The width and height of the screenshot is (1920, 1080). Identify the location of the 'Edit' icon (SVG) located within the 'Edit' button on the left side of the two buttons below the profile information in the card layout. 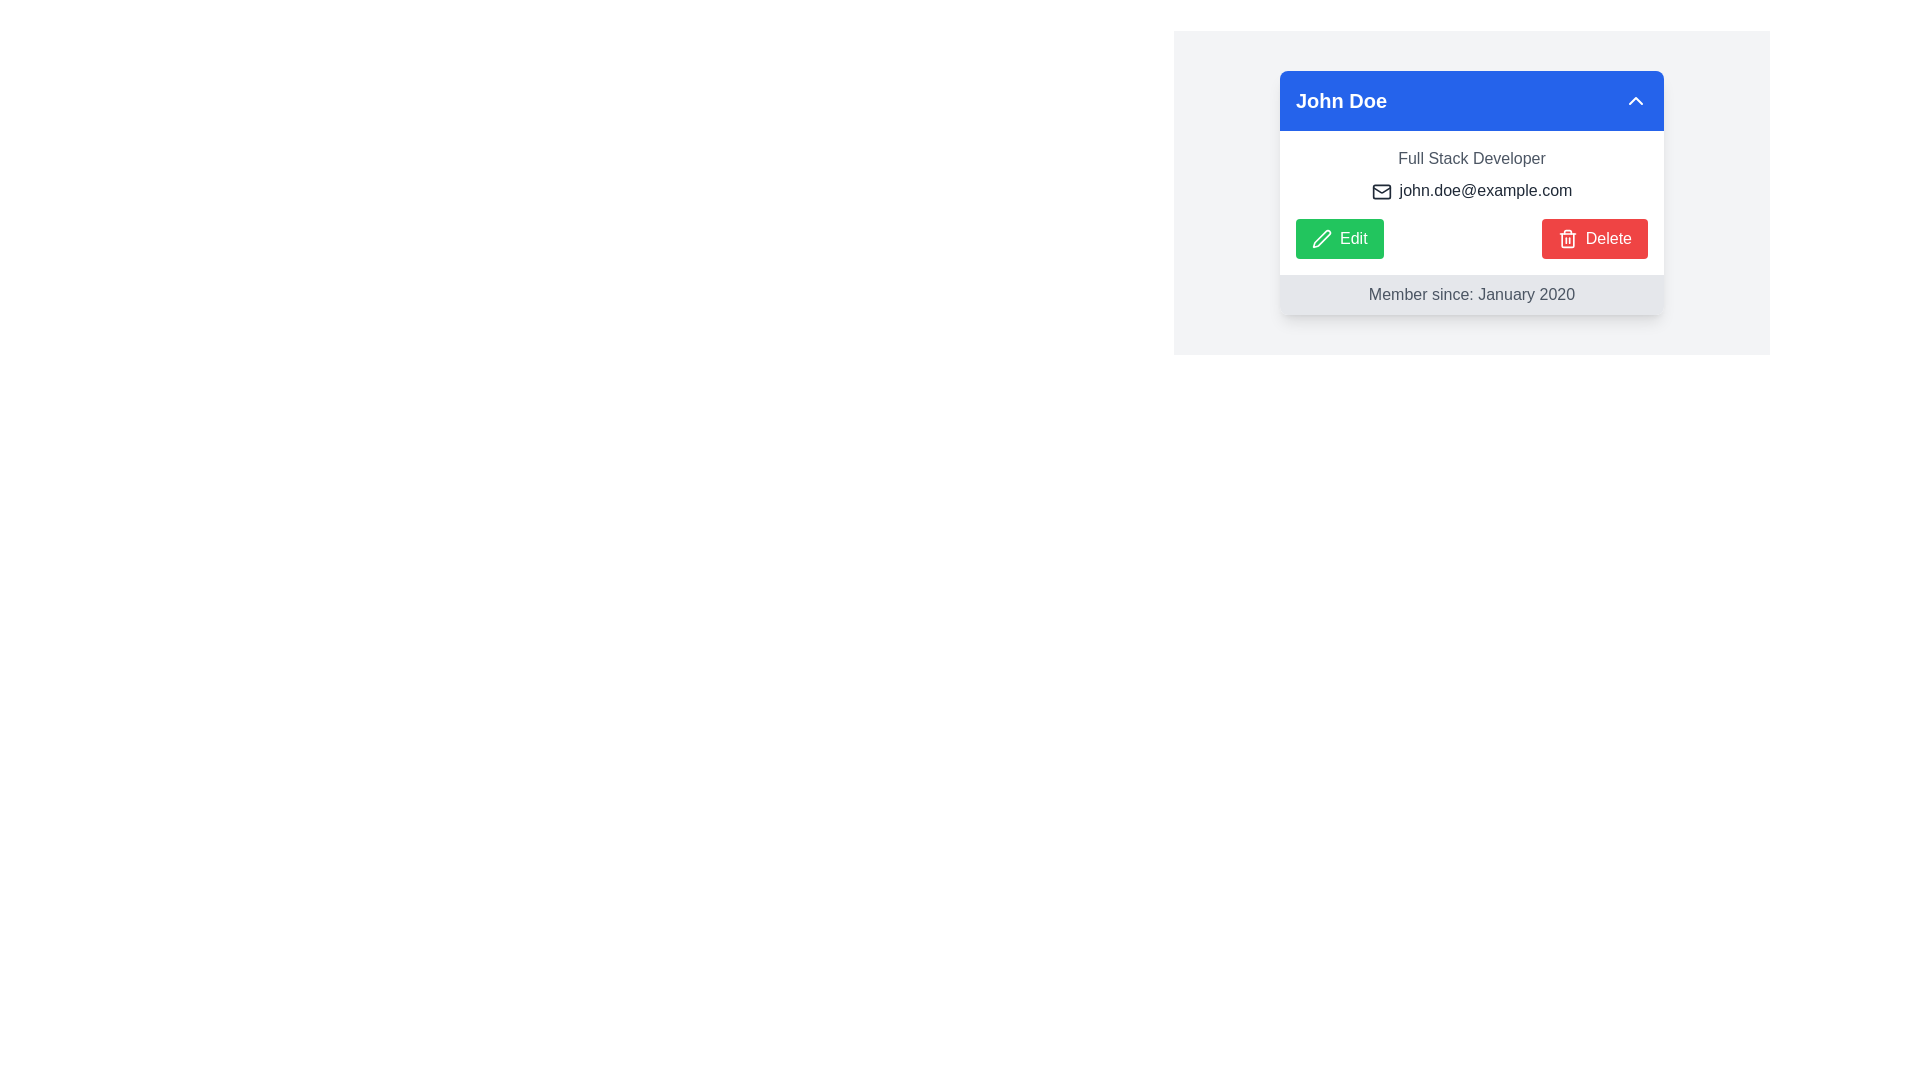
(1321, 237).